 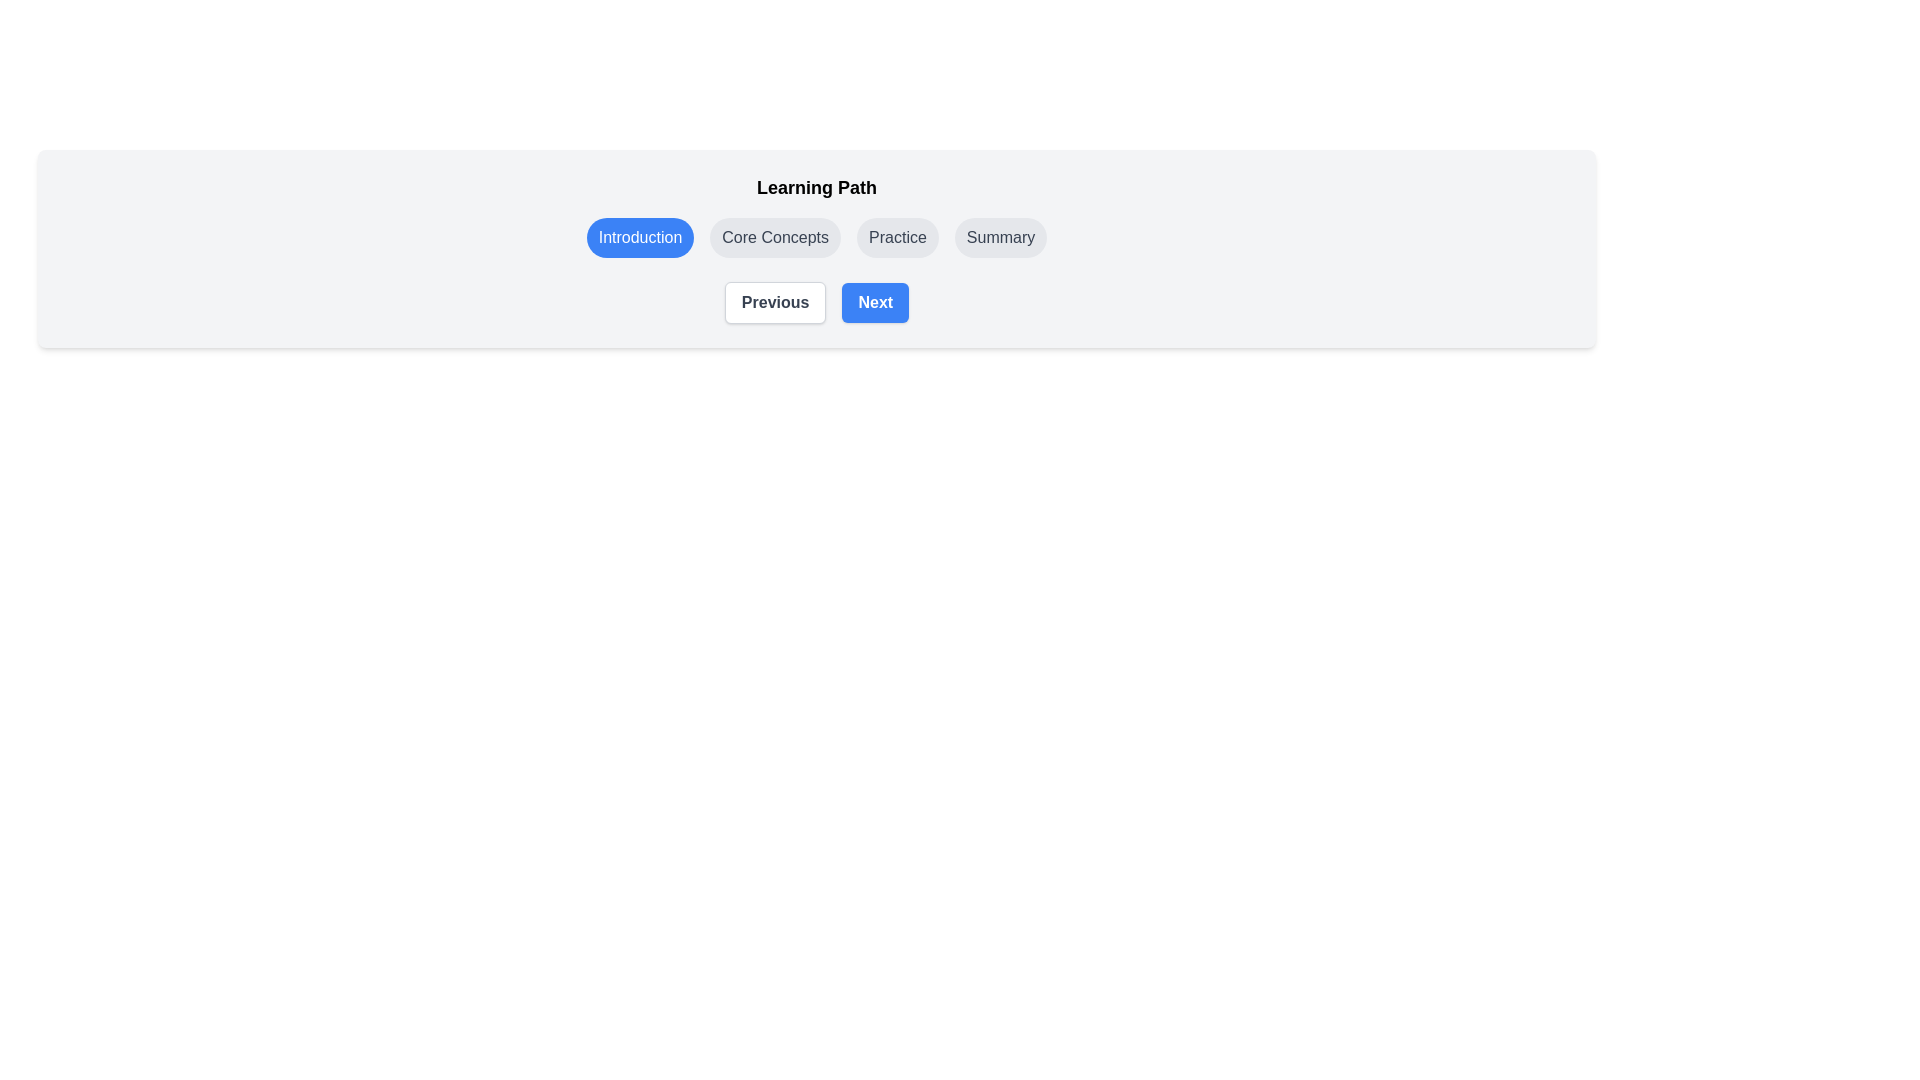 What do you see at coordinates (774, 303) in the screenshot?
I see `the 'Previous' button` at bounding box center [774, 303].